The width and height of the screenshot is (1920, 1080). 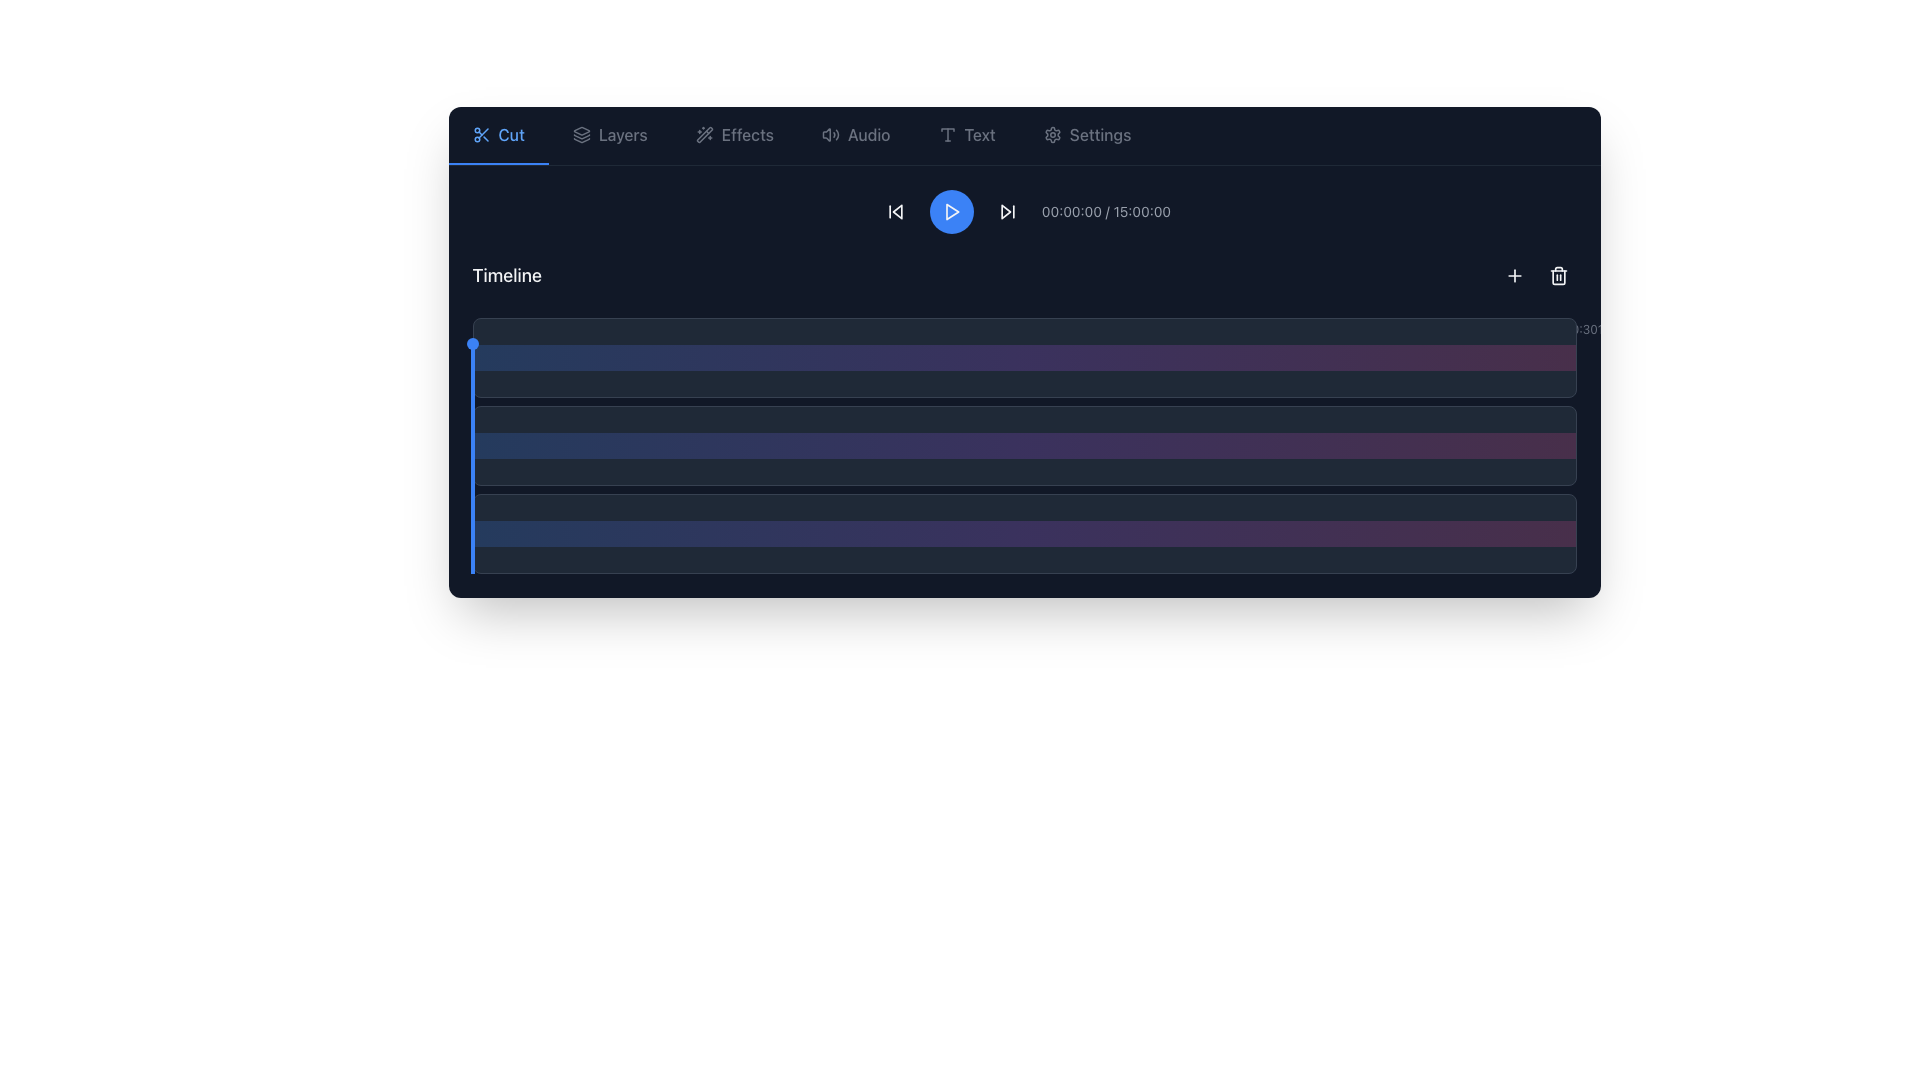 What do you see at coordinates (1105, 212) in the screenshot?
I see `the time counter text display field located on the right side of the player control bar for accessibility navigation` at bounding box center [1105, 212].